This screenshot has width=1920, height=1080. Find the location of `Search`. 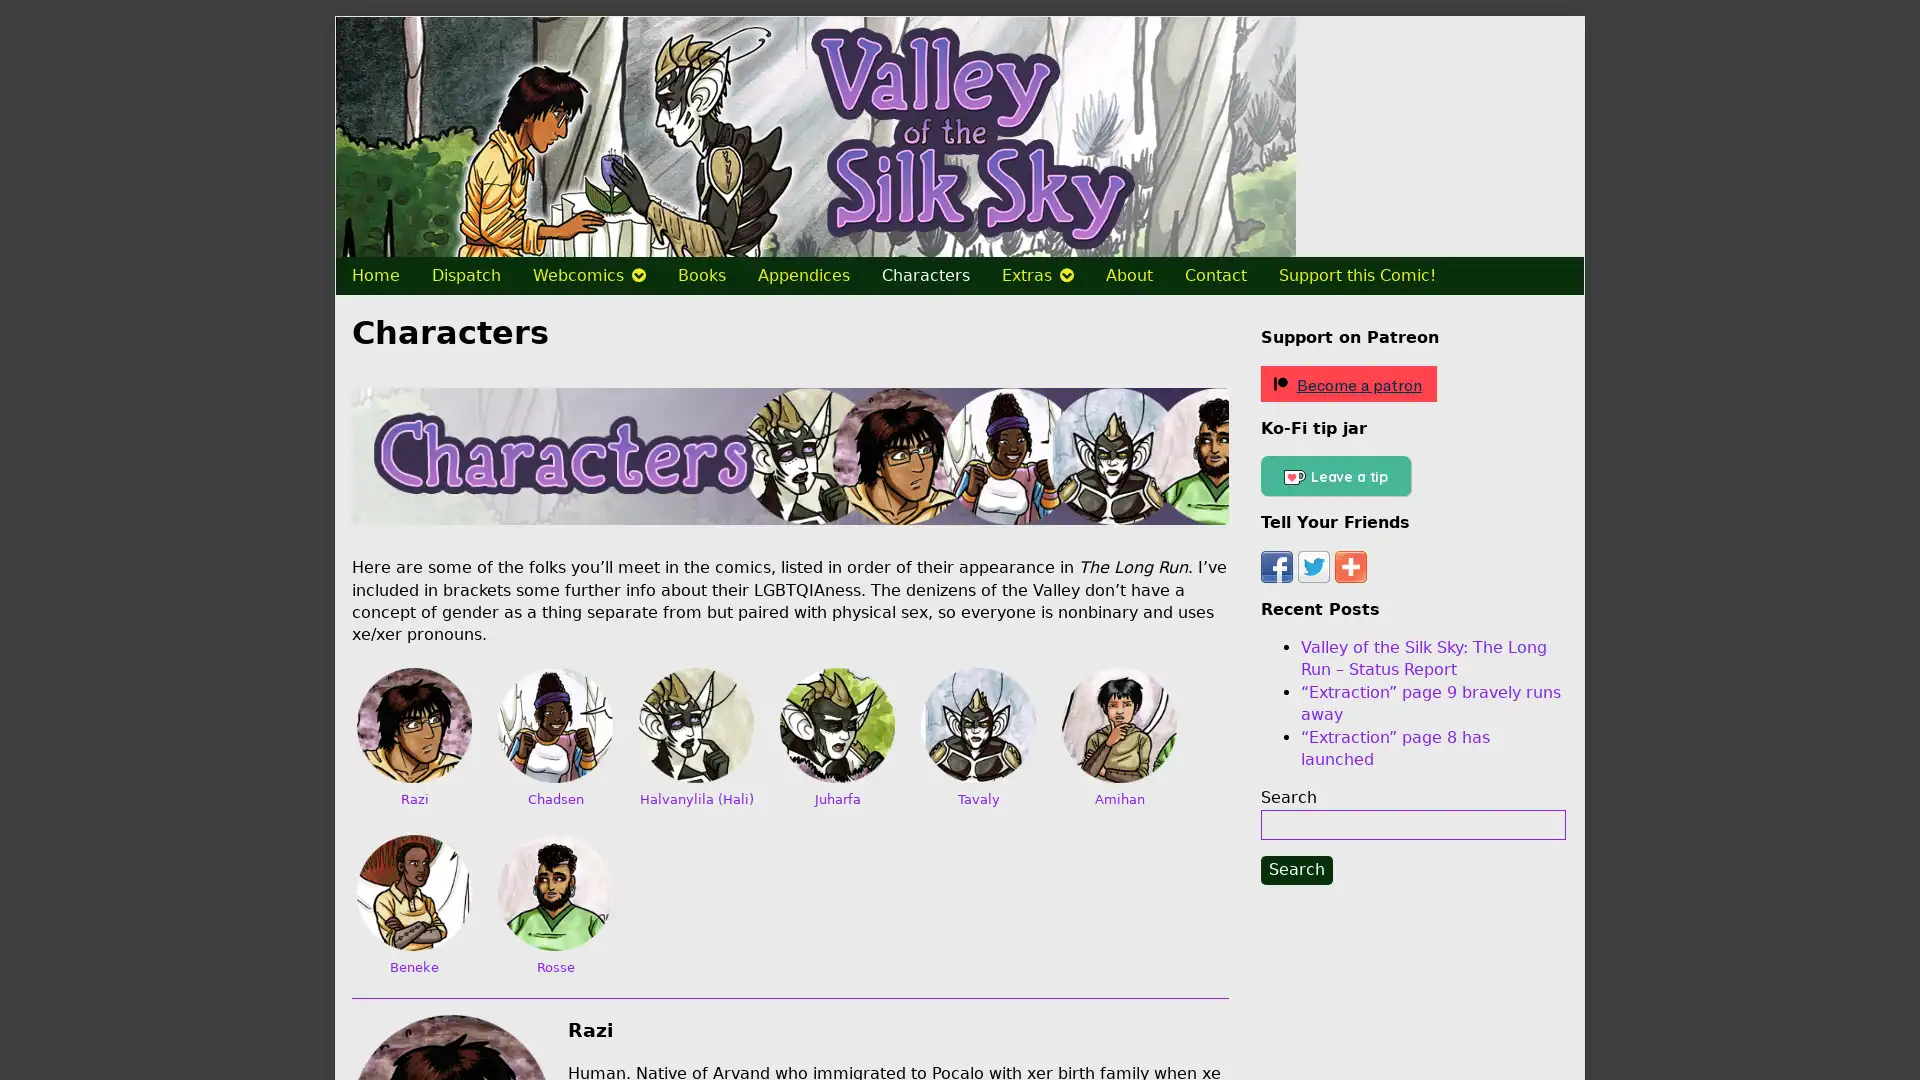

Search is located at coordinates (1296, 869).